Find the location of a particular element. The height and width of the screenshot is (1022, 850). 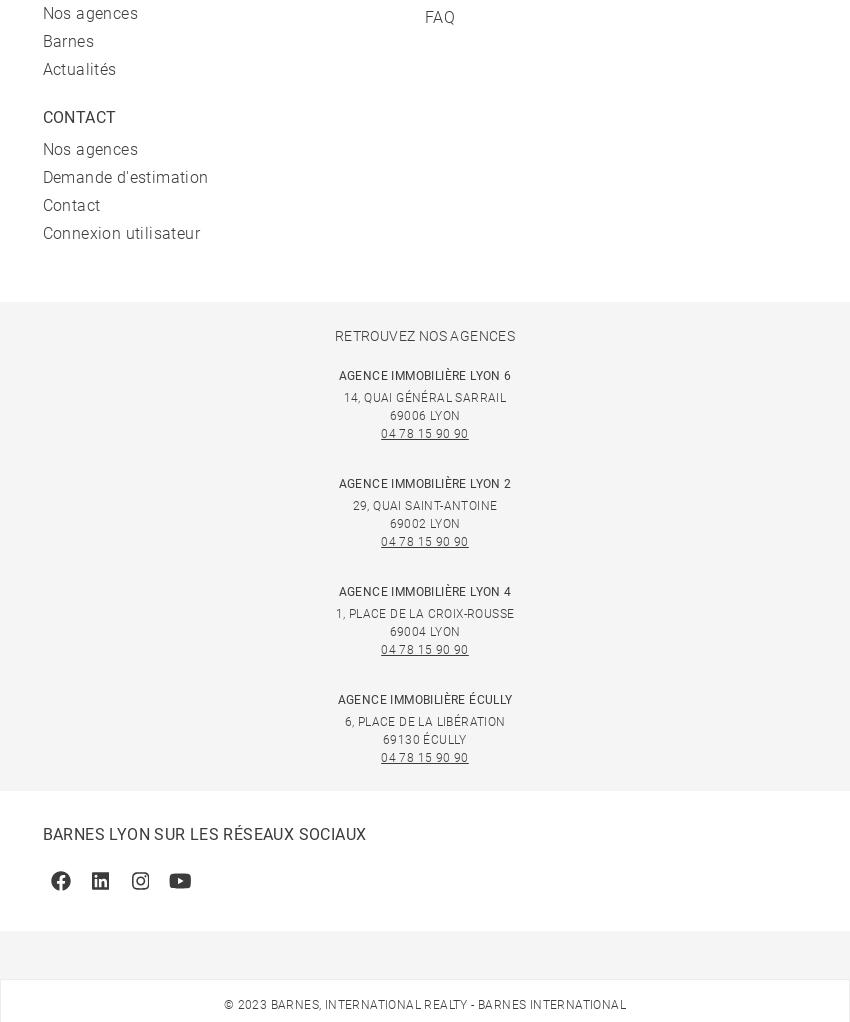

'14, quai Général Sarrail' is located at coordinates (424, 396).